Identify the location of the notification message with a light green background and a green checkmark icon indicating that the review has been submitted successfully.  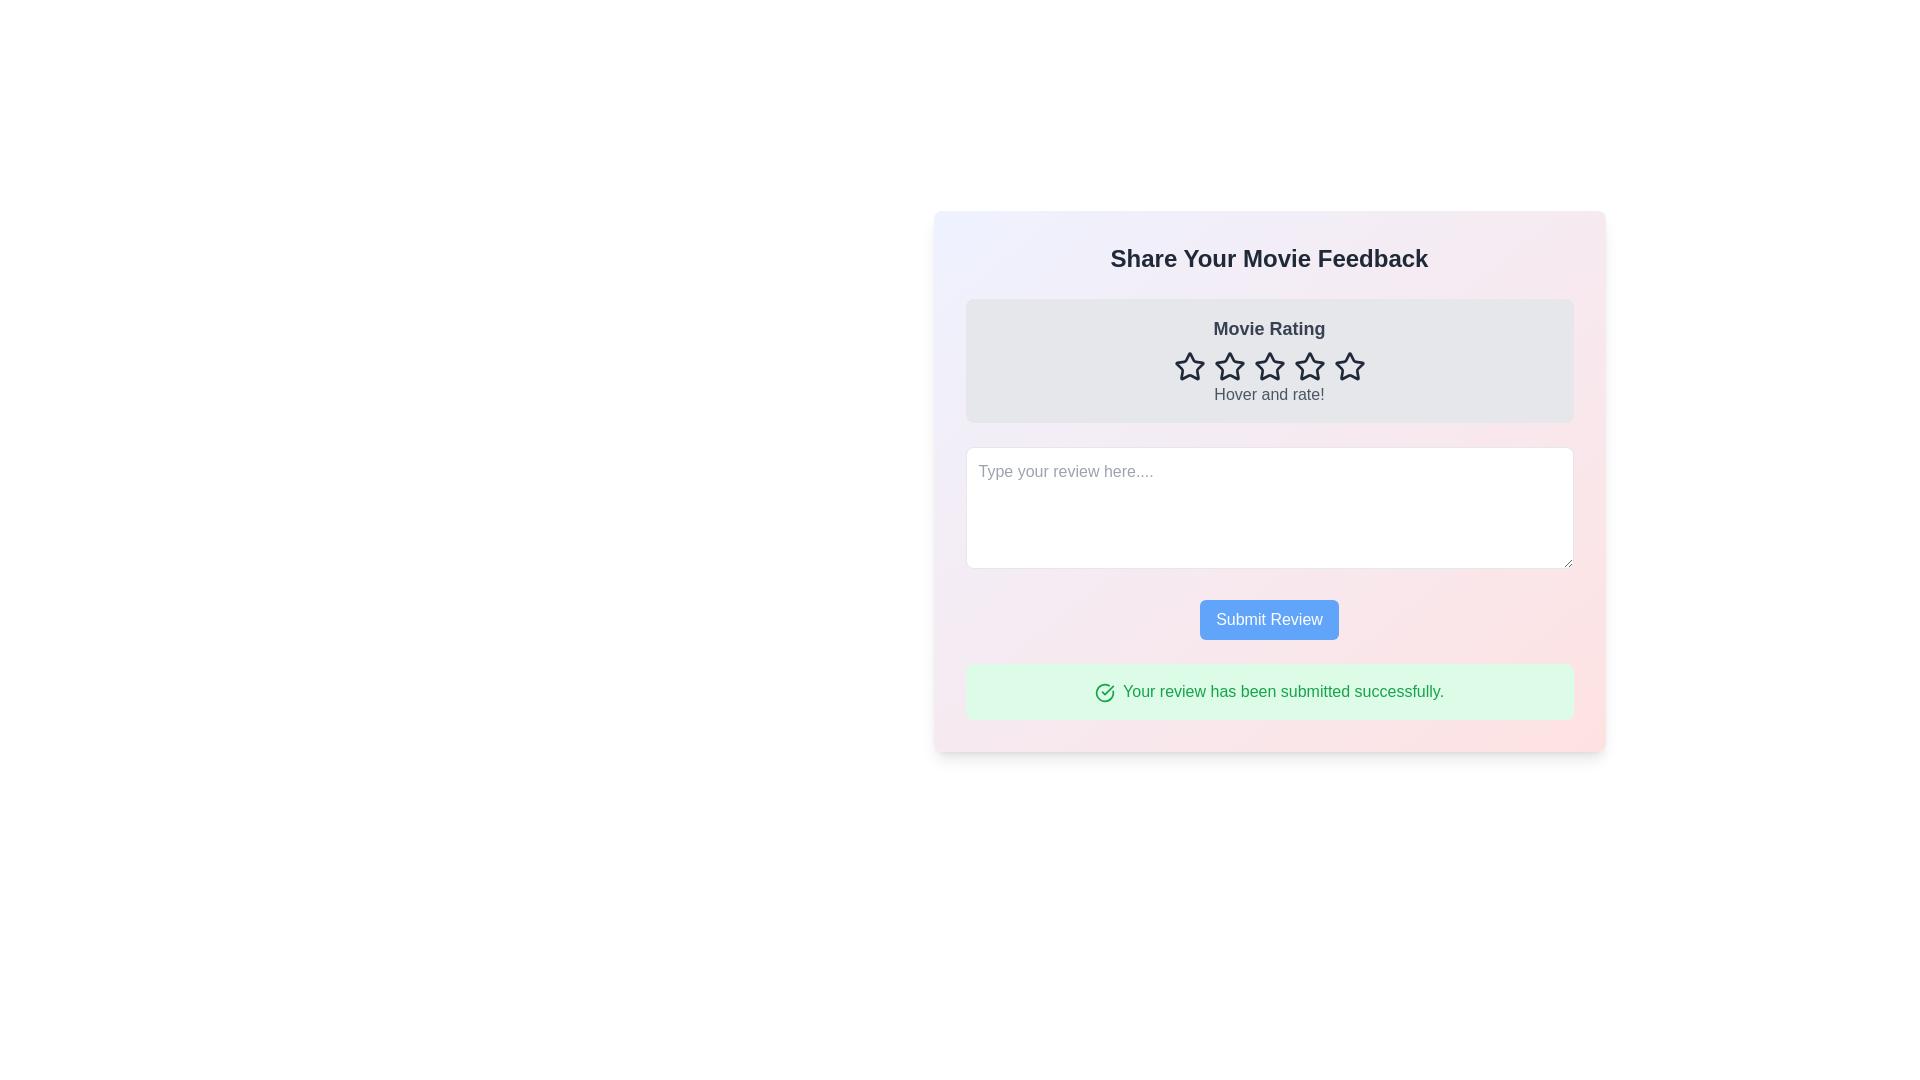
(1268, 690).